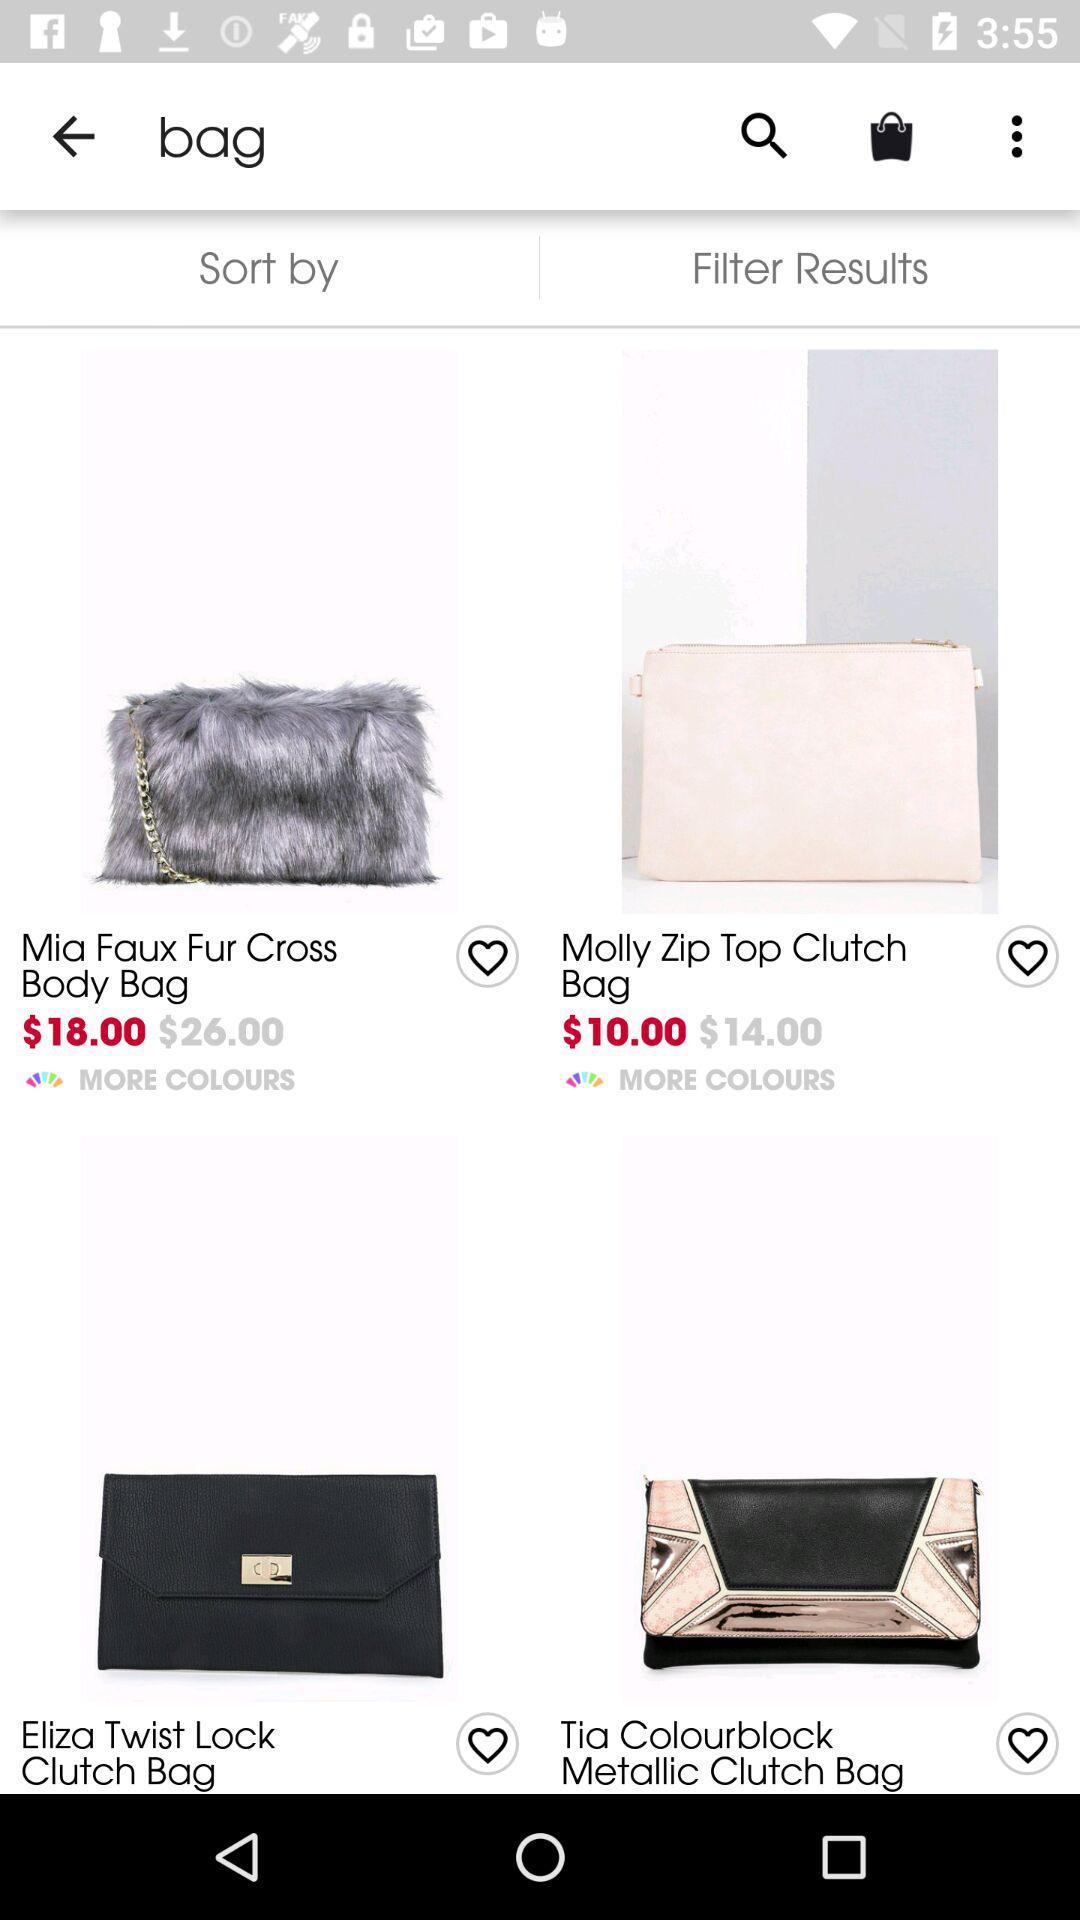 The image size is (1080, 1920). I want to click on save, so click(487, 1742).